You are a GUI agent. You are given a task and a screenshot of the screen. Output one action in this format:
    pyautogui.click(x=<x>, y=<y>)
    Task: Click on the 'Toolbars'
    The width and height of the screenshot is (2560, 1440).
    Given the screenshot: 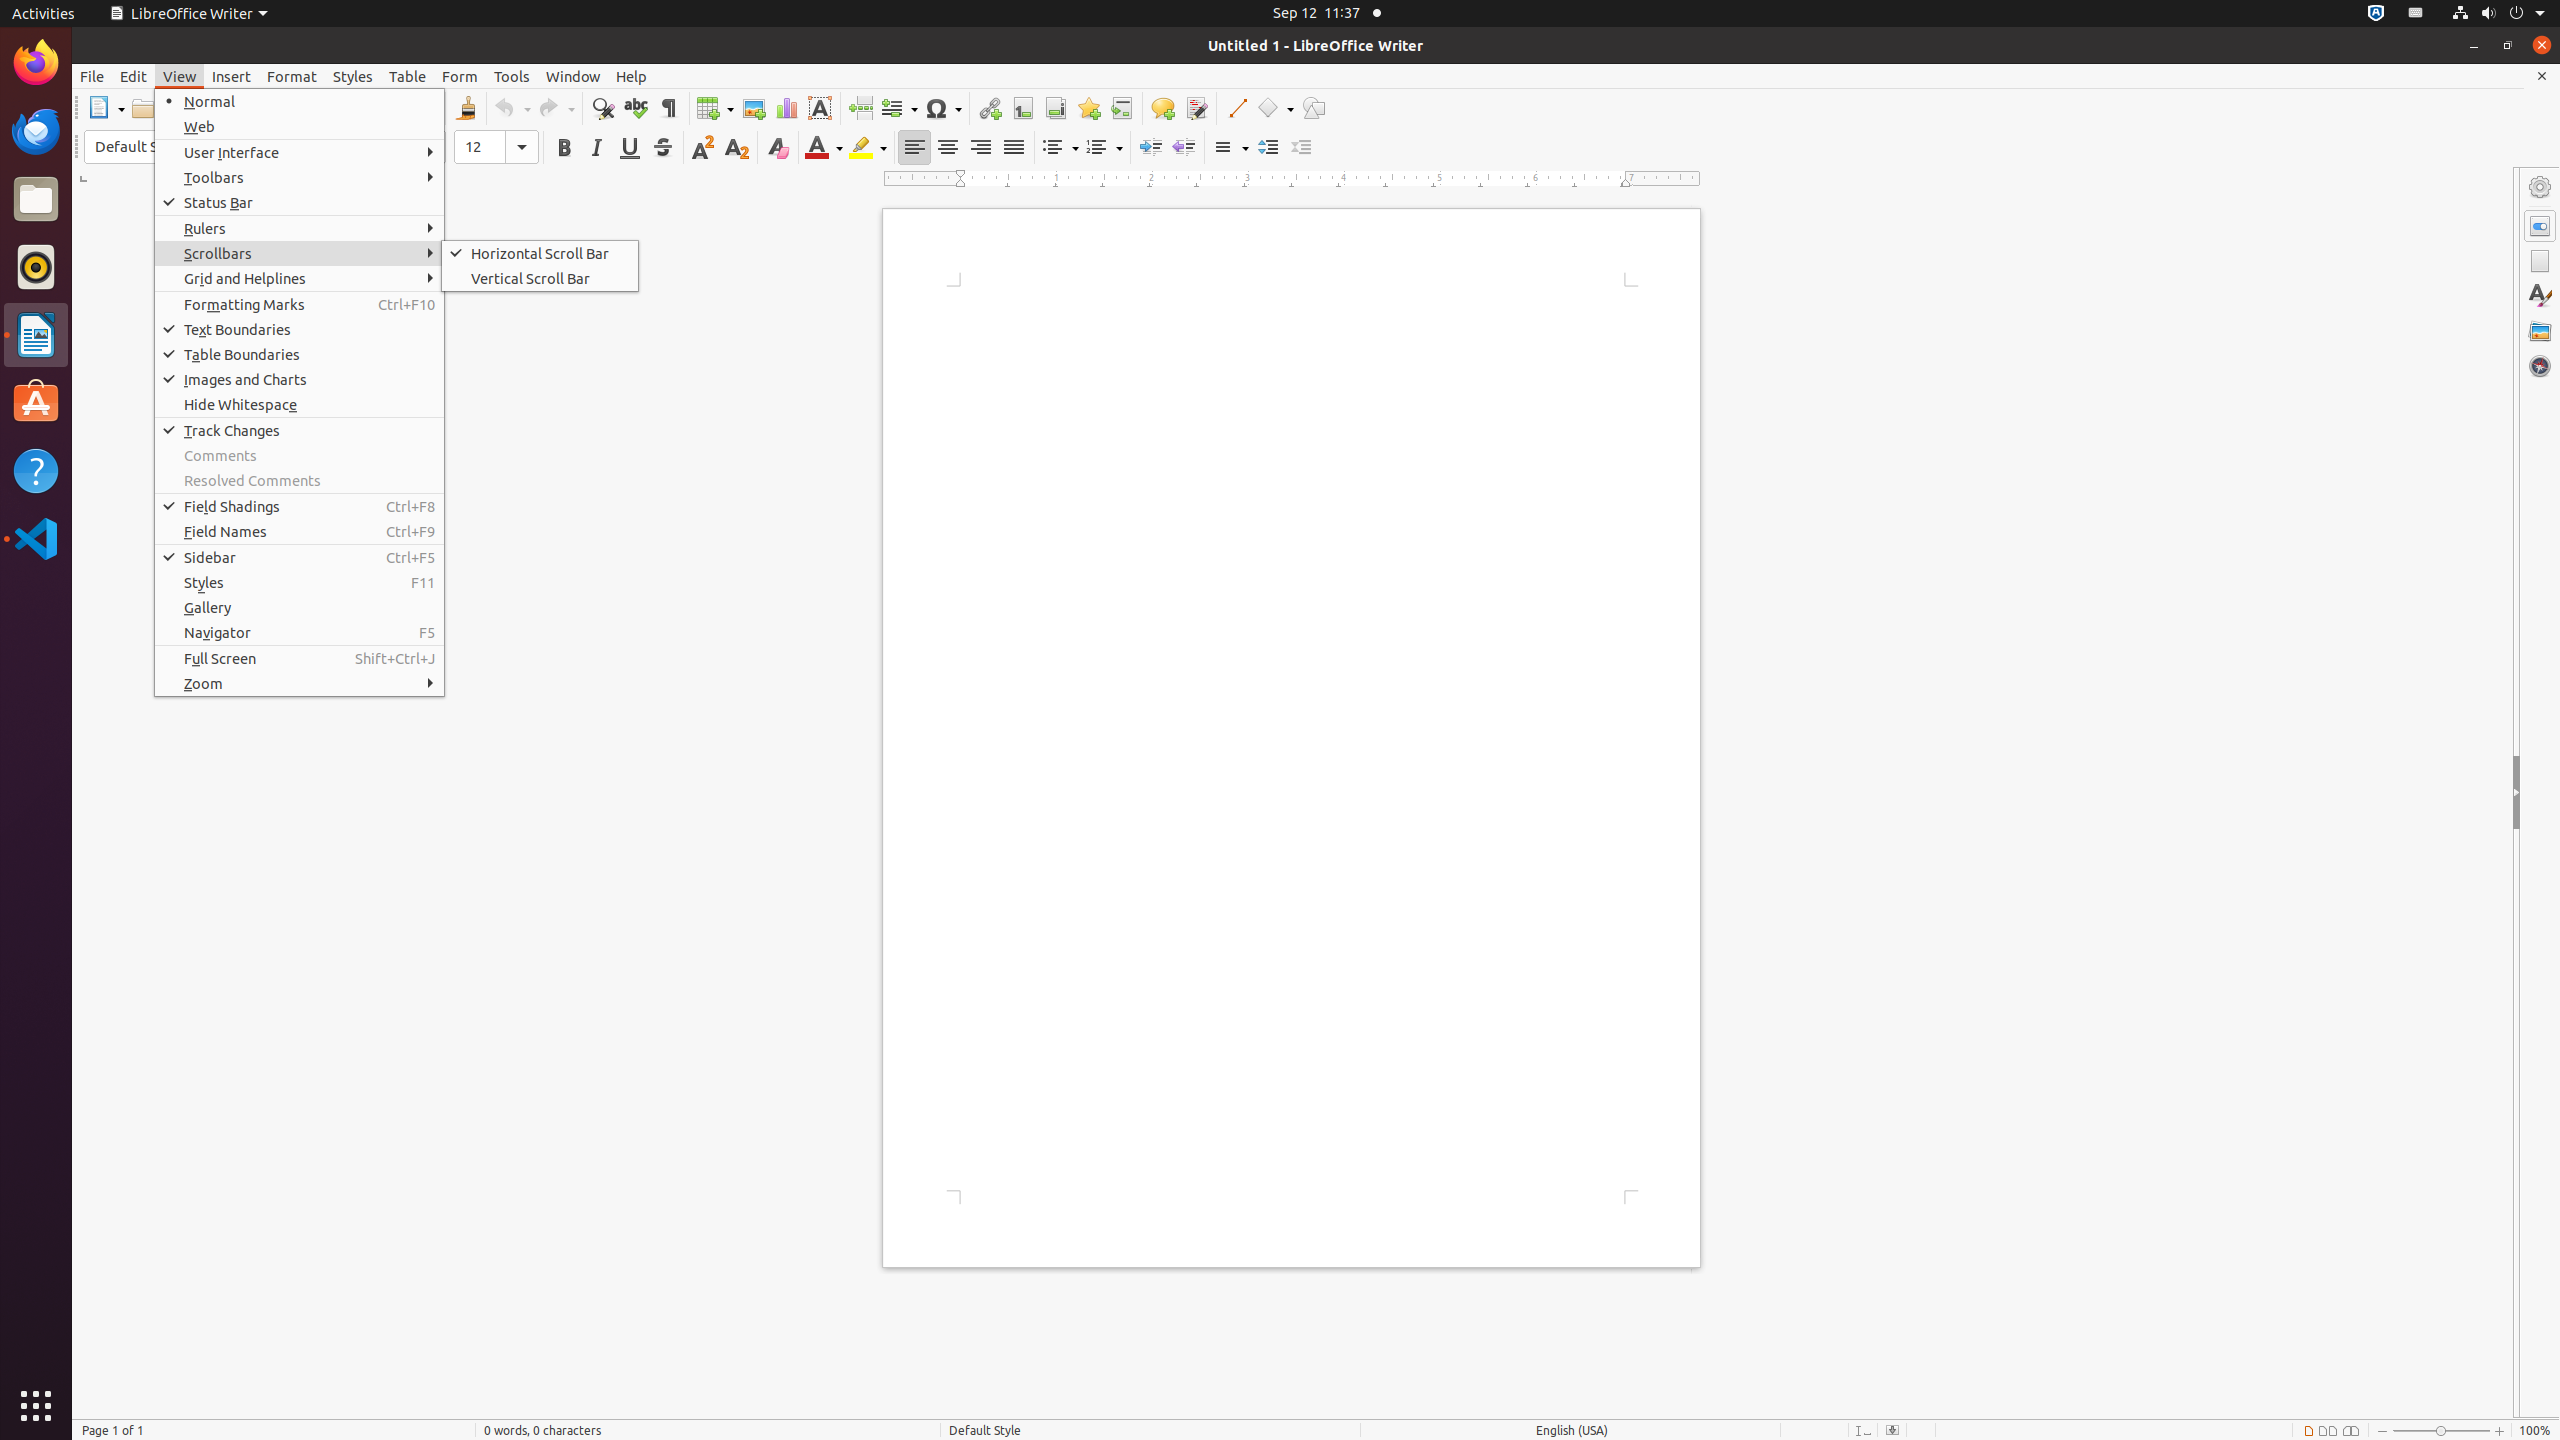 What is the action you would take?
    pyautogui.click(x=298, y=176)
    